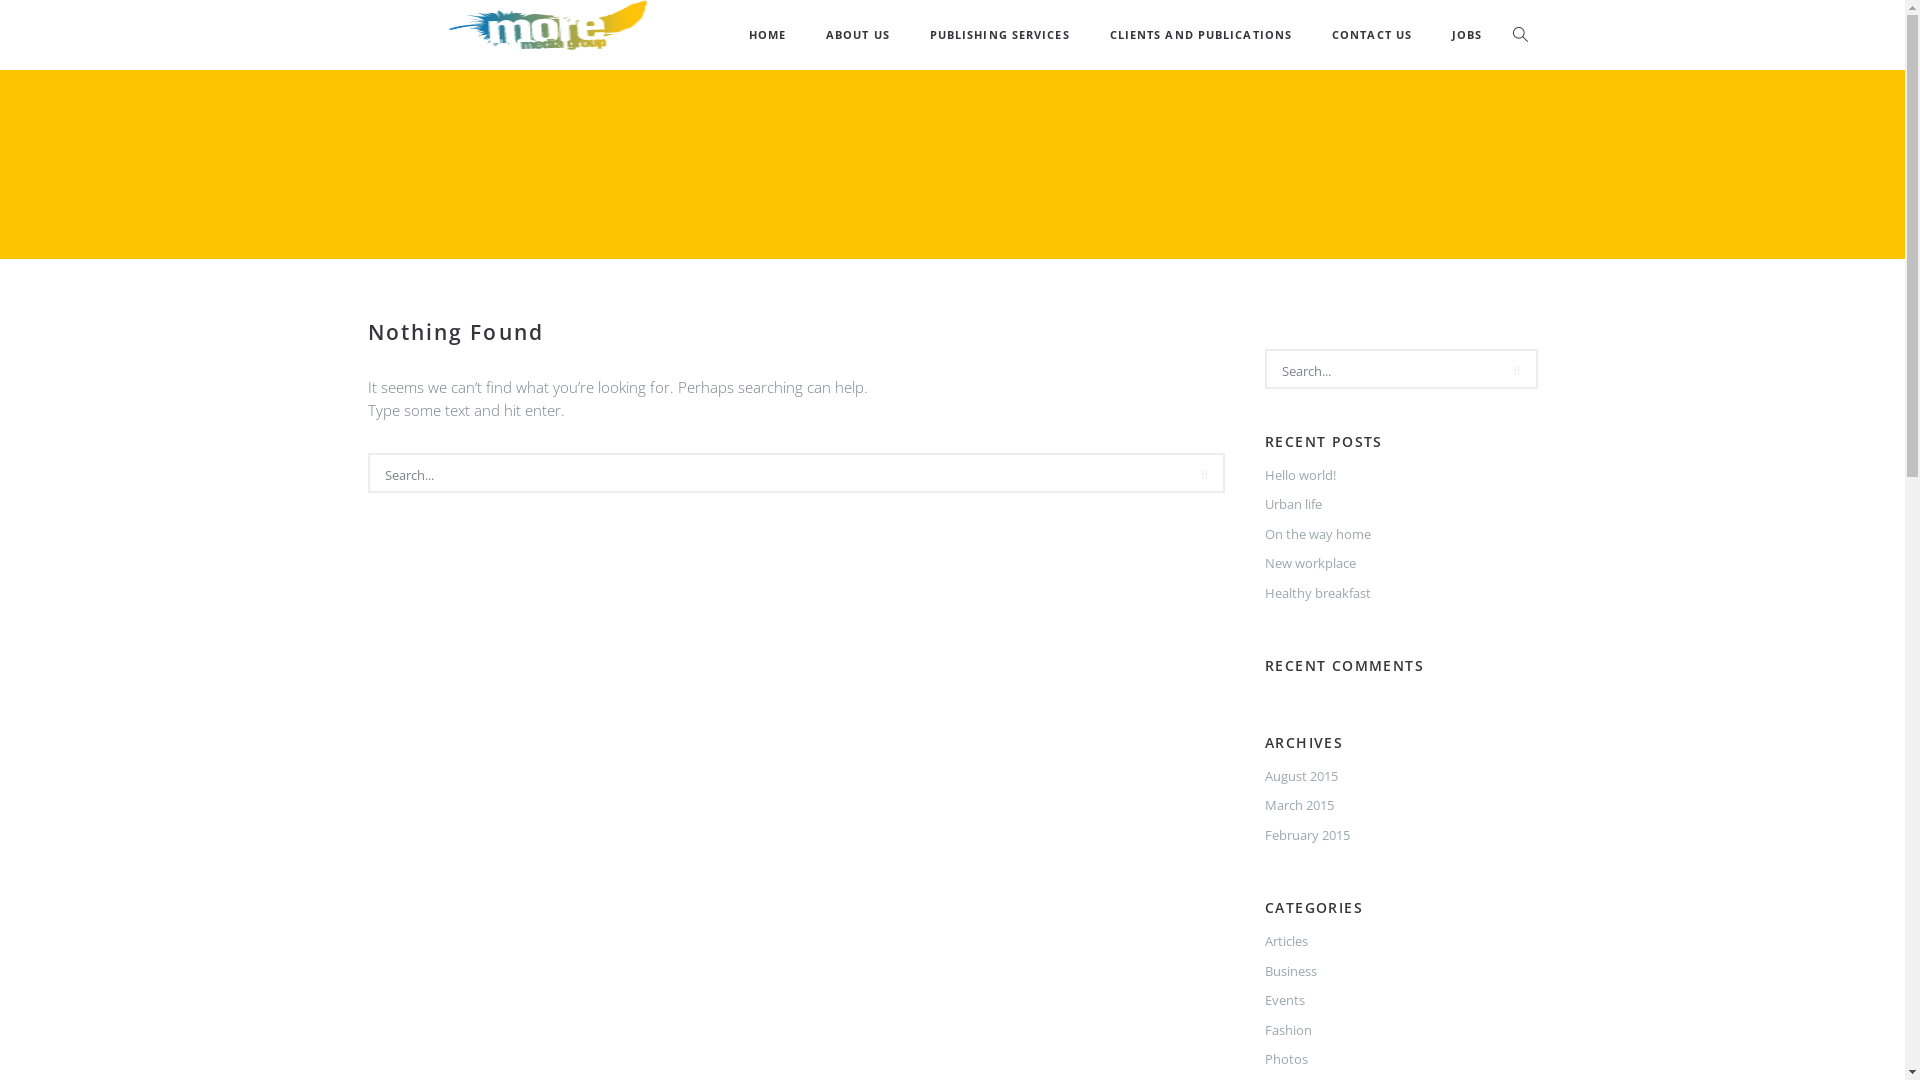 This screenshot has height=1080, width=1920. I want to click on 'CONTACT US', so click(1371, 34).